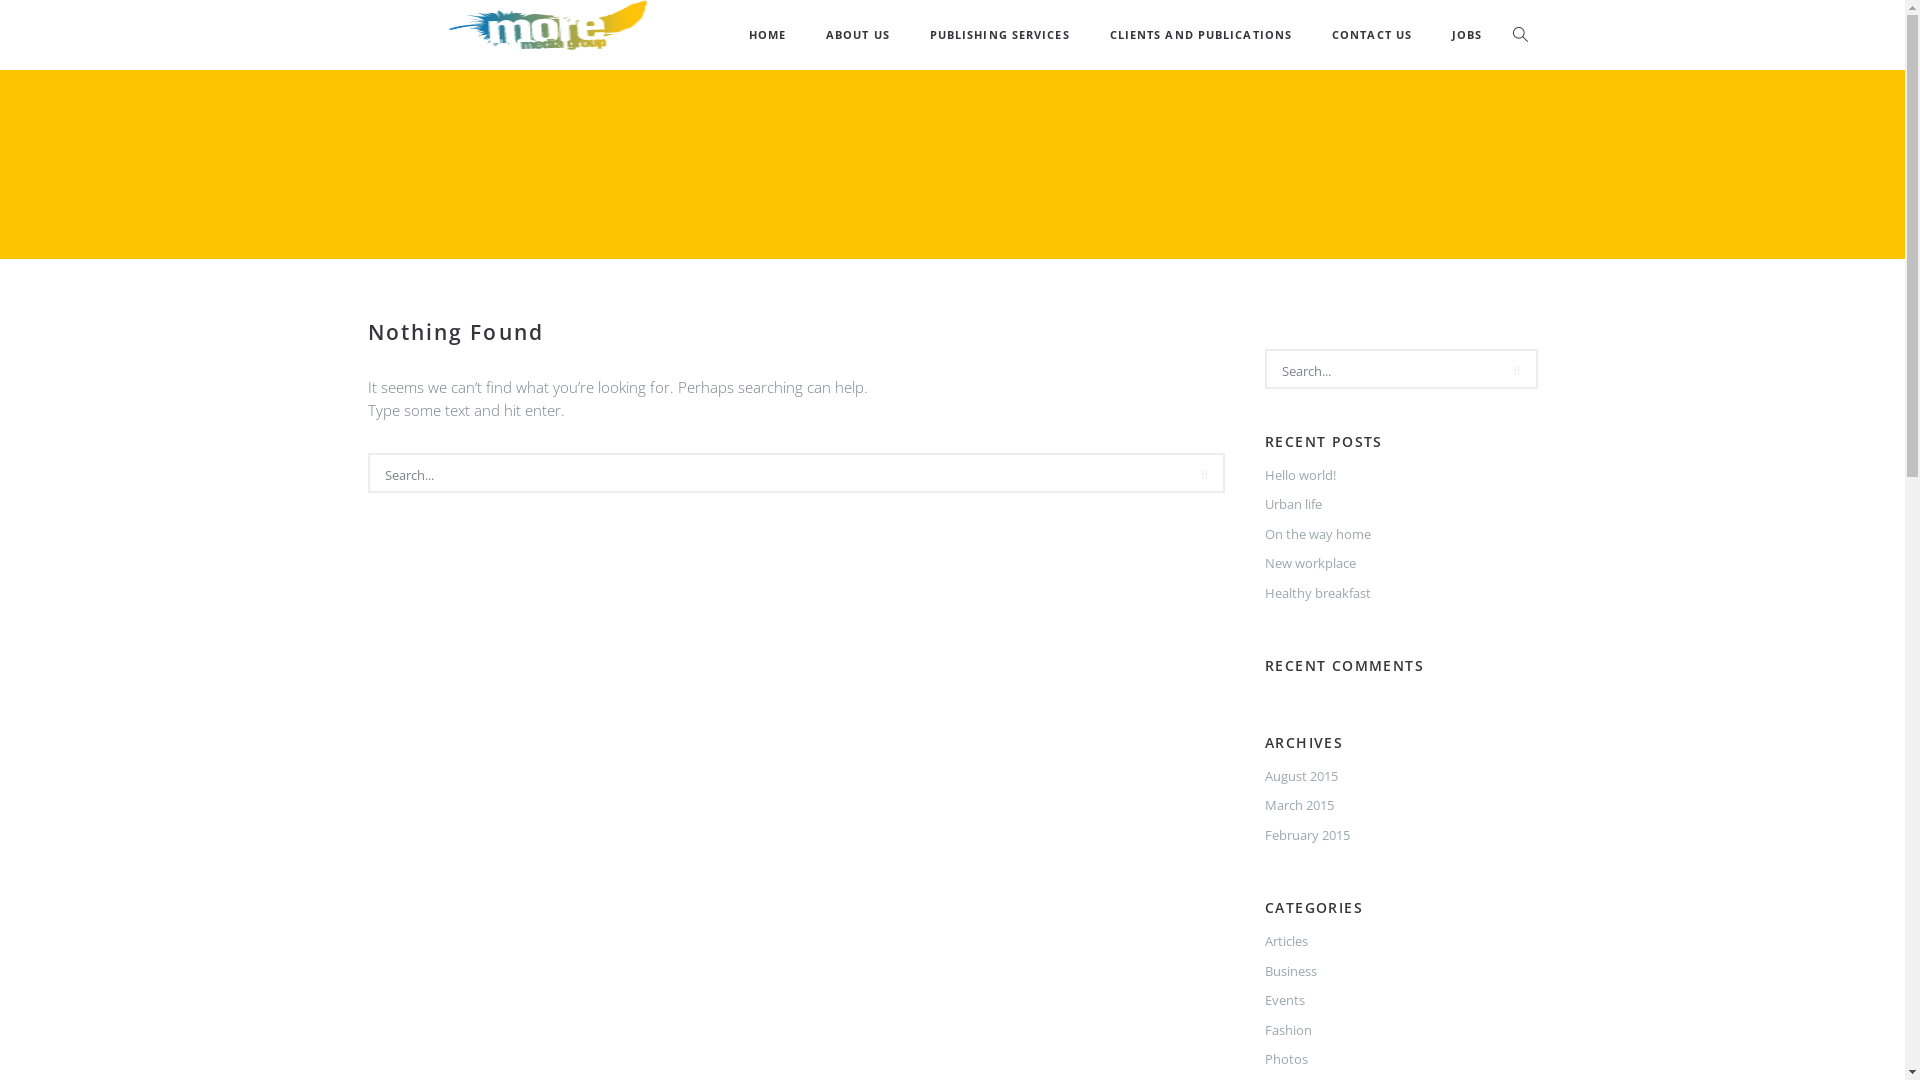 This screenshot has height=1080, width=1920. I want to click on 'CONTACT US', so click(1371, 34).